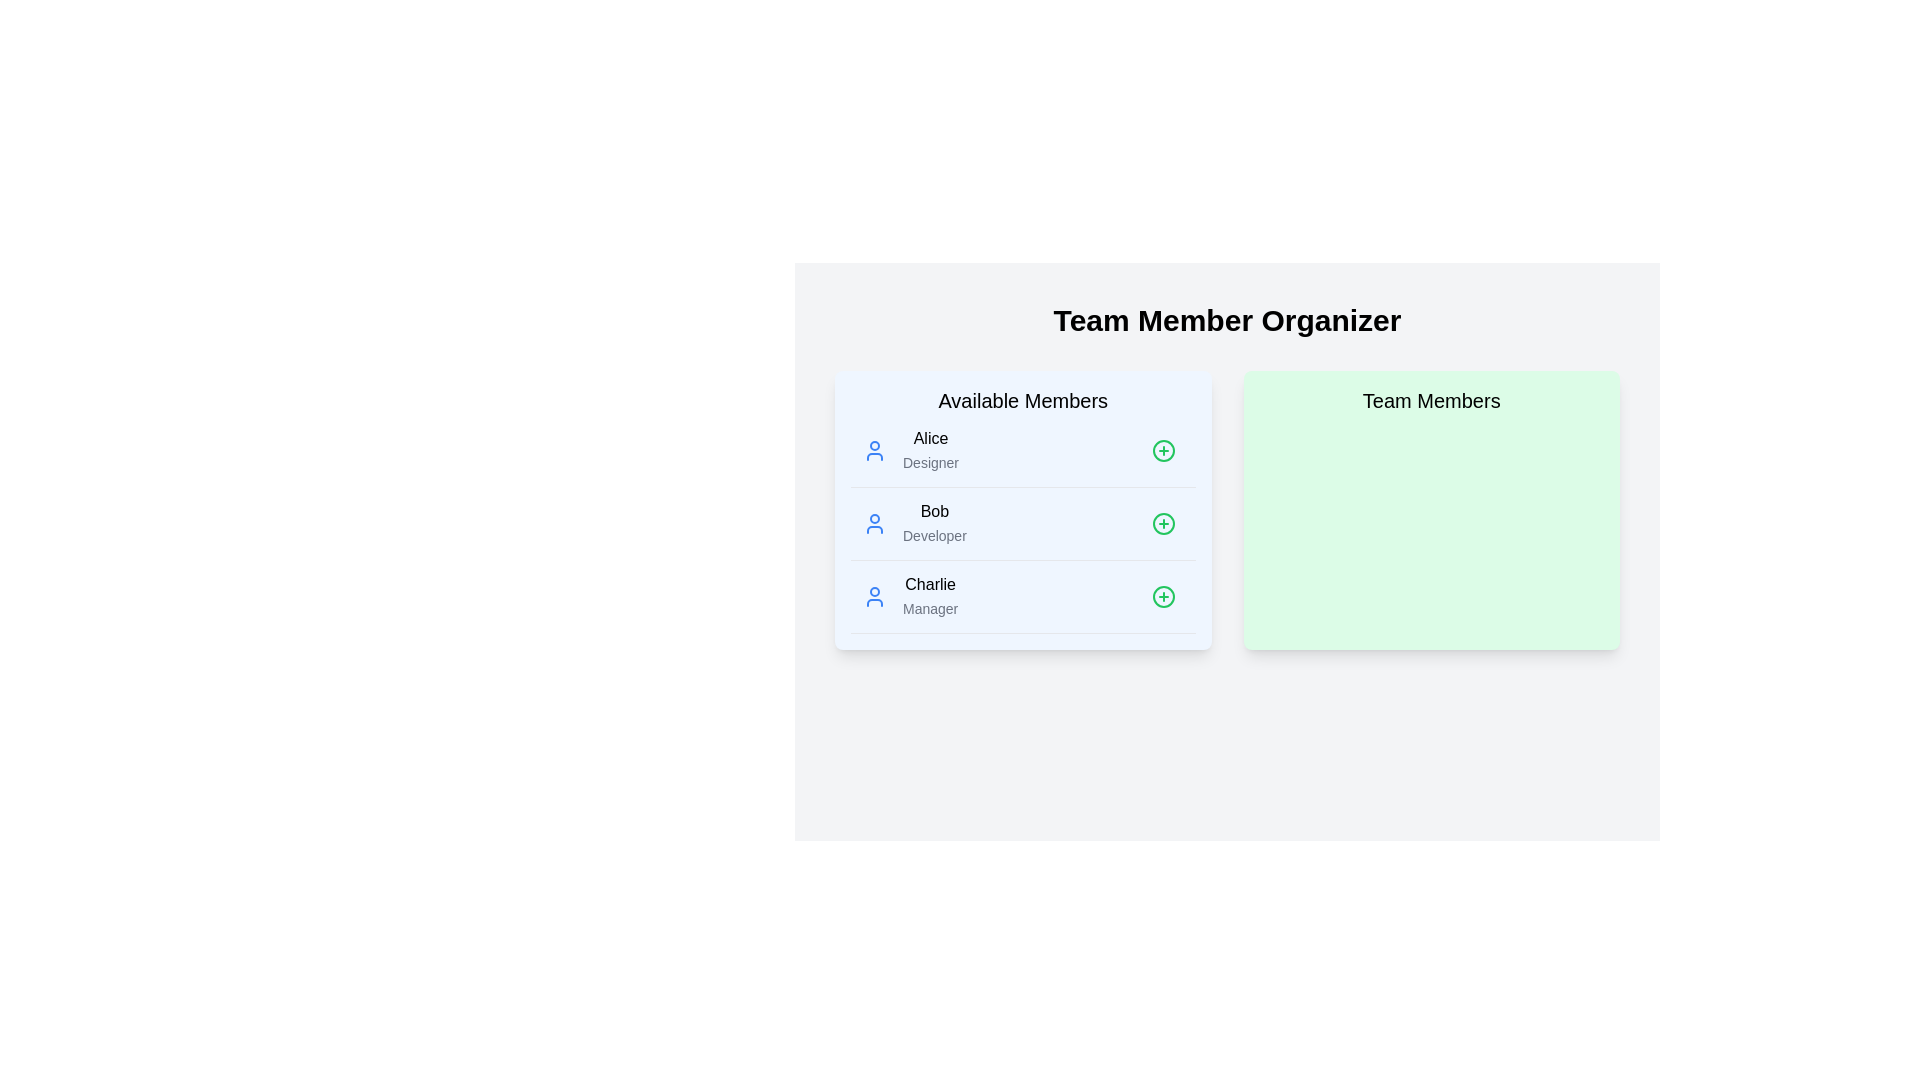 The width and height of the screenshot is (1920, 1080). What do you see at coordinates (929, 608) in the screenshot?
I see `the 'Manager' label, a small greyish text block located below 'Charlie' in the 'Available Members' panel` at bounding box center [929, 608].